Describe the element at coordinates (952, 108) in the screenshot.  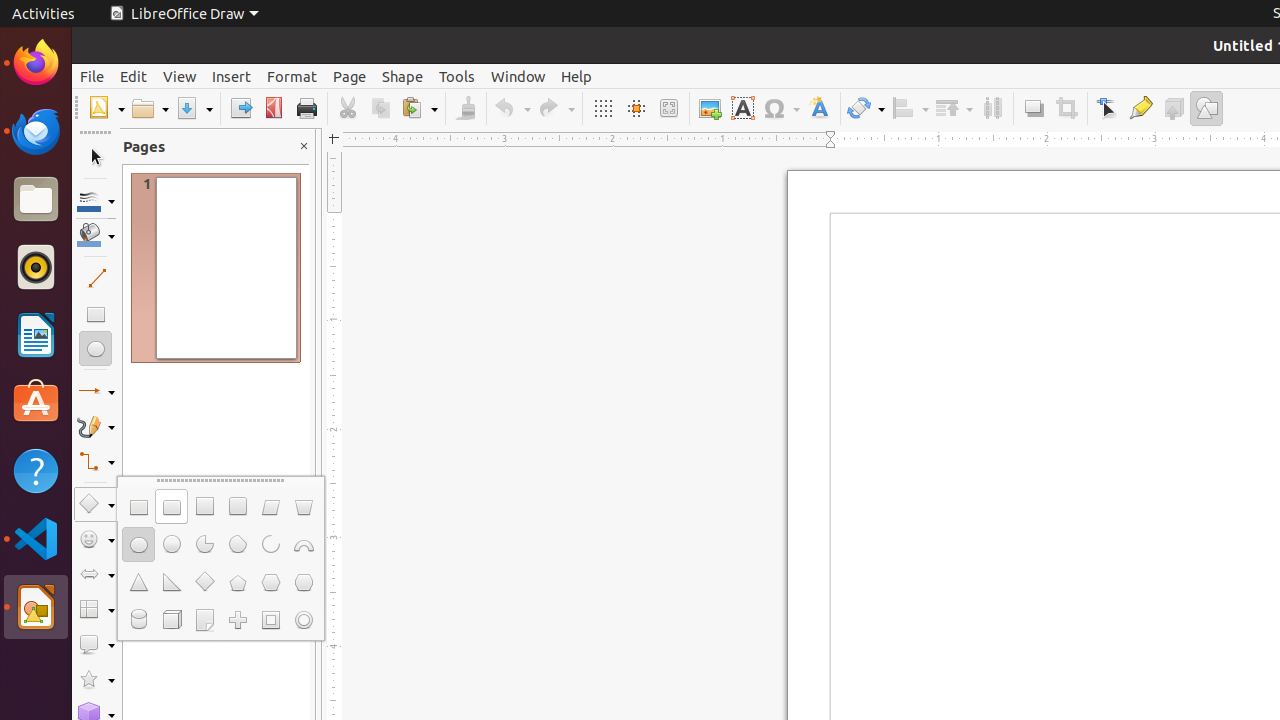
I see `'Arrange'` at that location.